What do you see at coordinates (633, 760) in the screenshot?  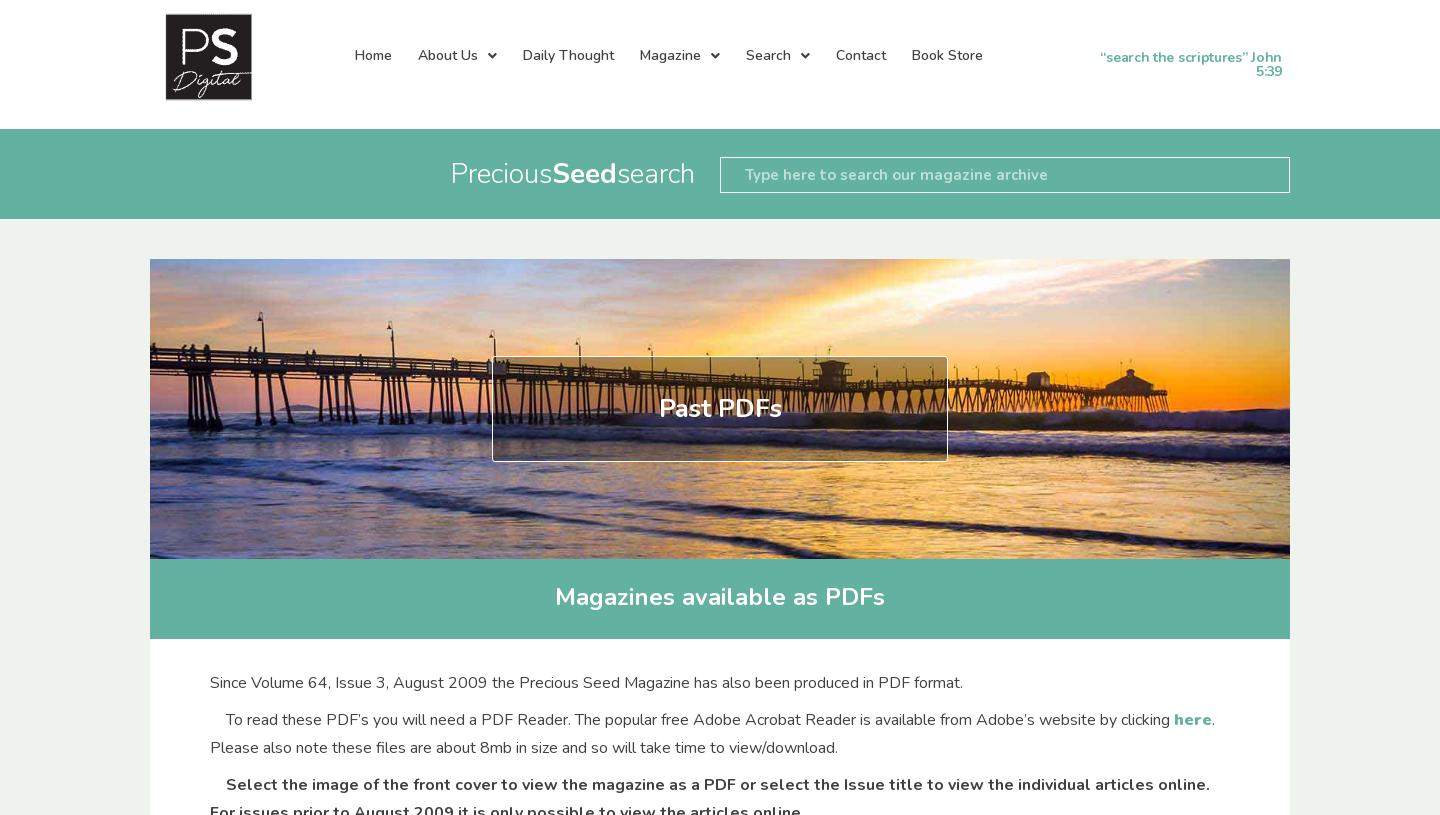 I see `'2020 Volume 75 Issue 2'` at bounding box center [633, 760].